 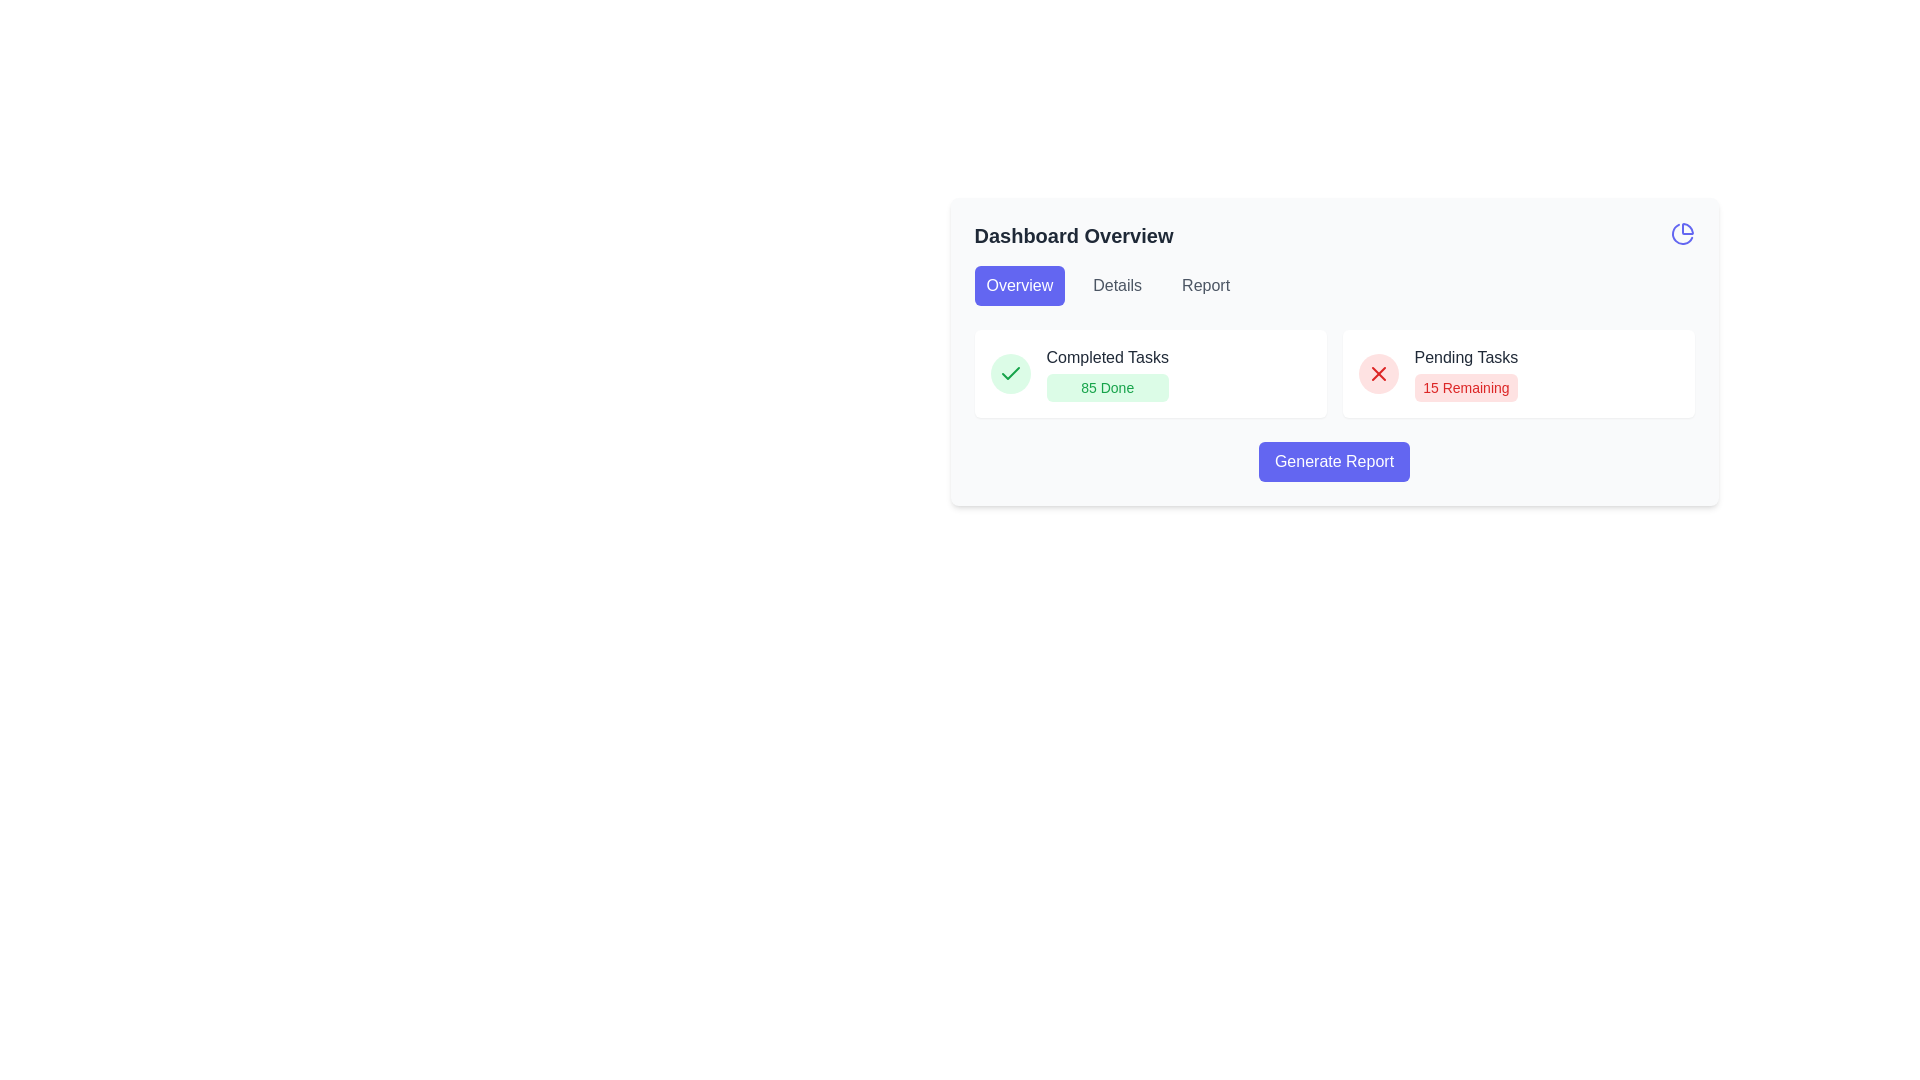 What do you see at coordinates (1377, 374) in the screenshot?
I see `the red 'X' icon with a circular red background located in the top-left corner of the 'Pending Tasks' box on the Dashboard Overview interface` at bounding box center [1377, 374].